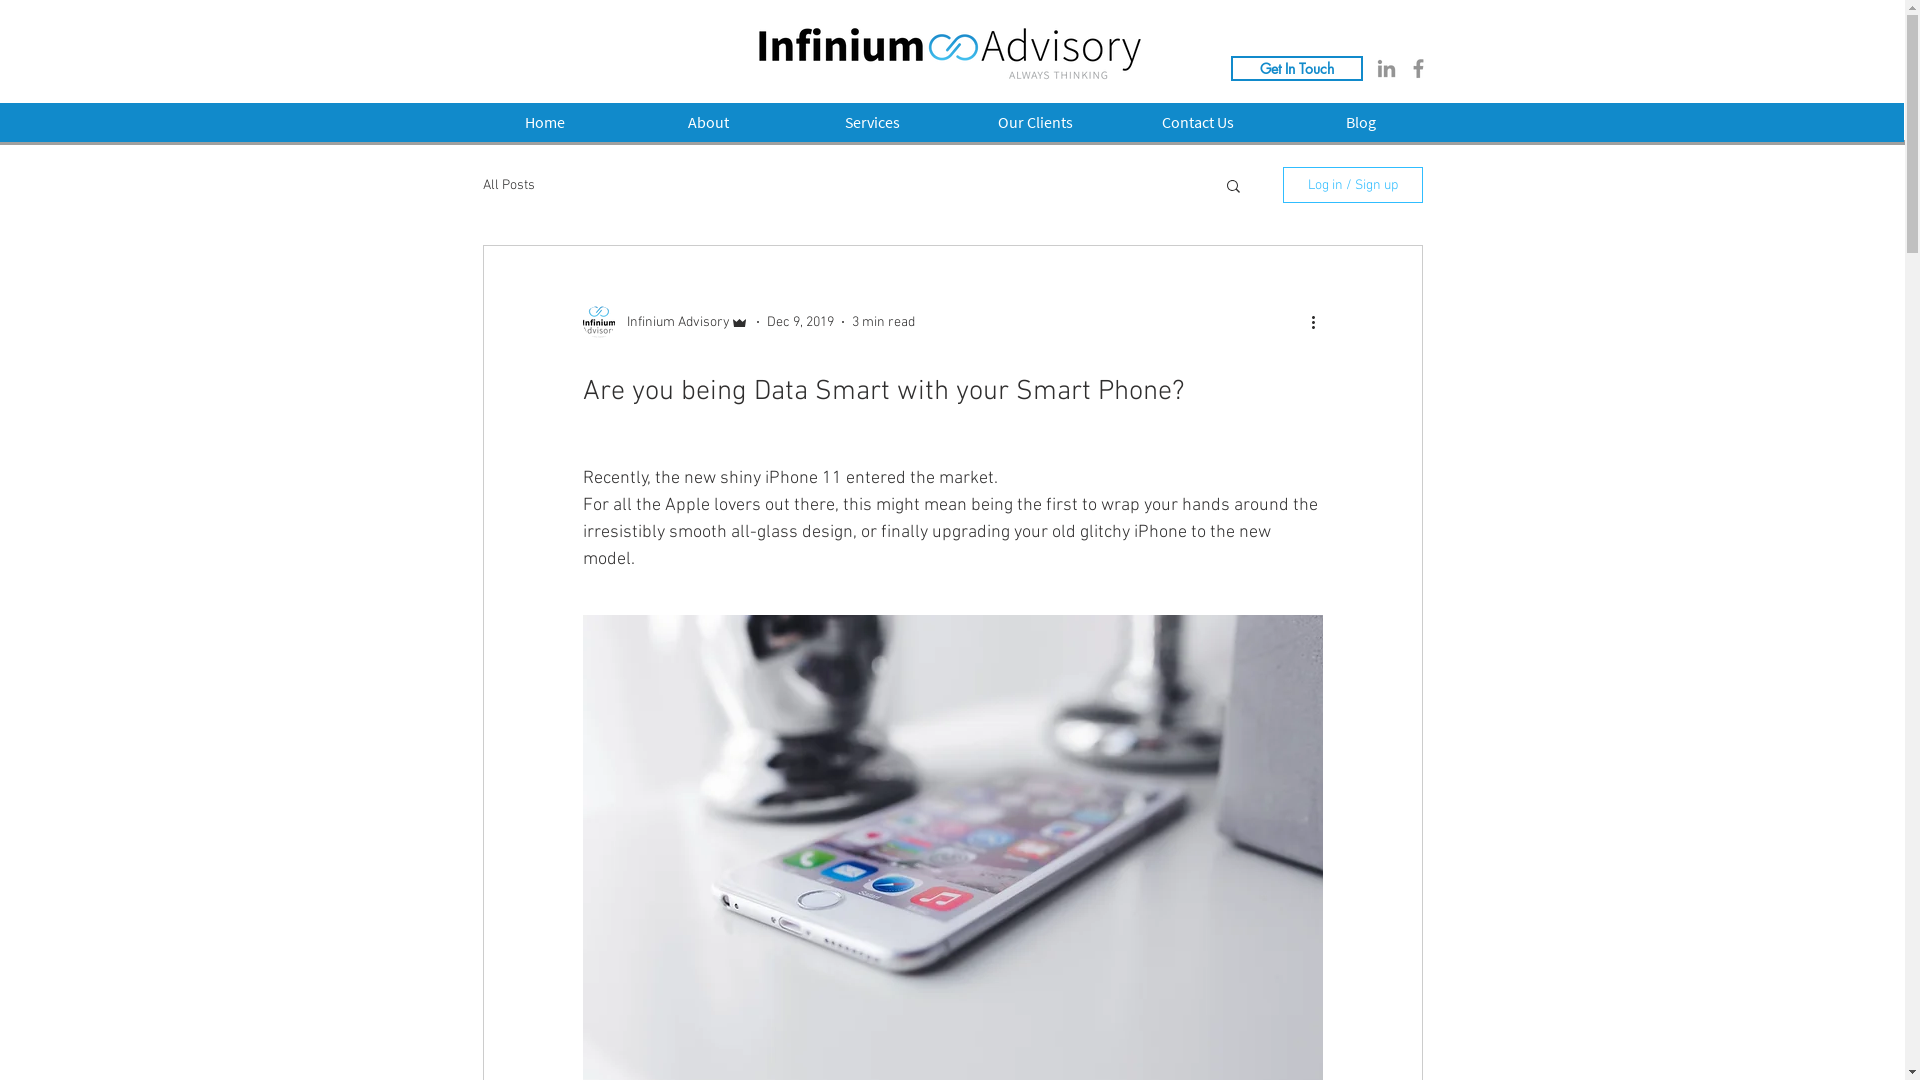 This screenshot has width=1920, height=1080. I want to click on 'Get In Touch', so click(1296, 67).